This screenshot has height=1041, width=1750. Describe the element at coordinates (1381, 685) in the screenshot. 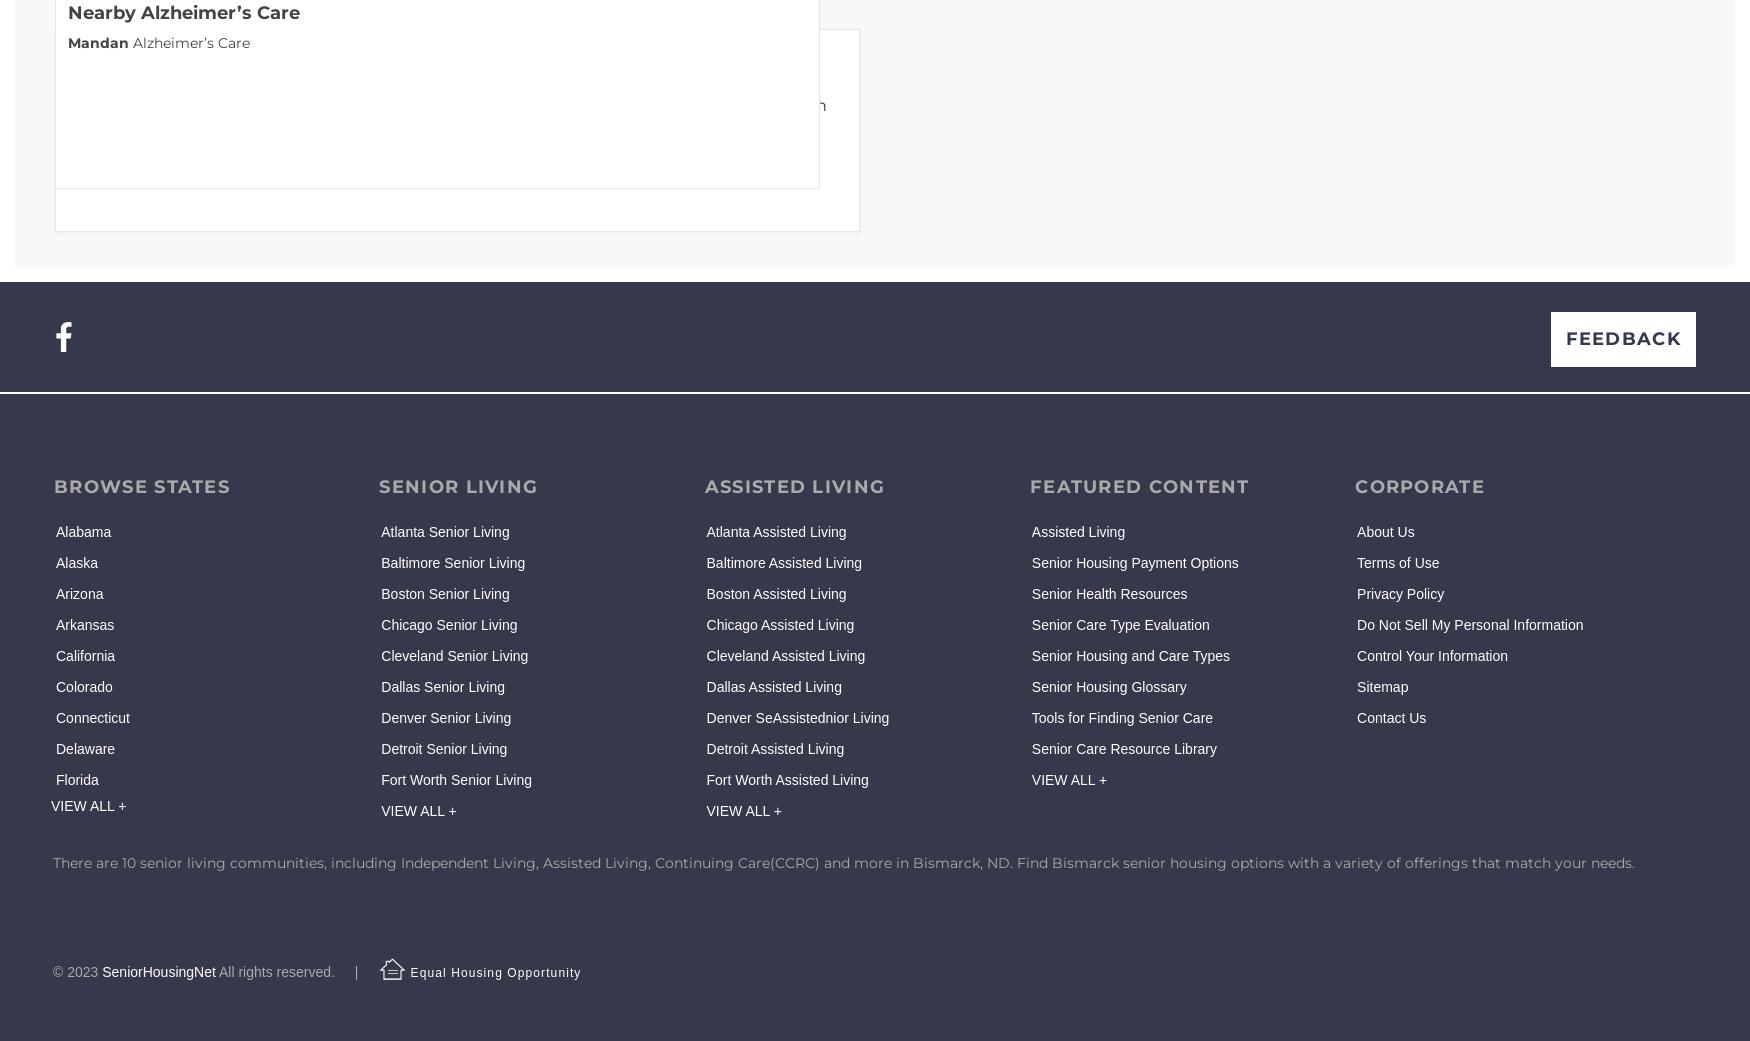

I see `'Sitemap'` at that location.